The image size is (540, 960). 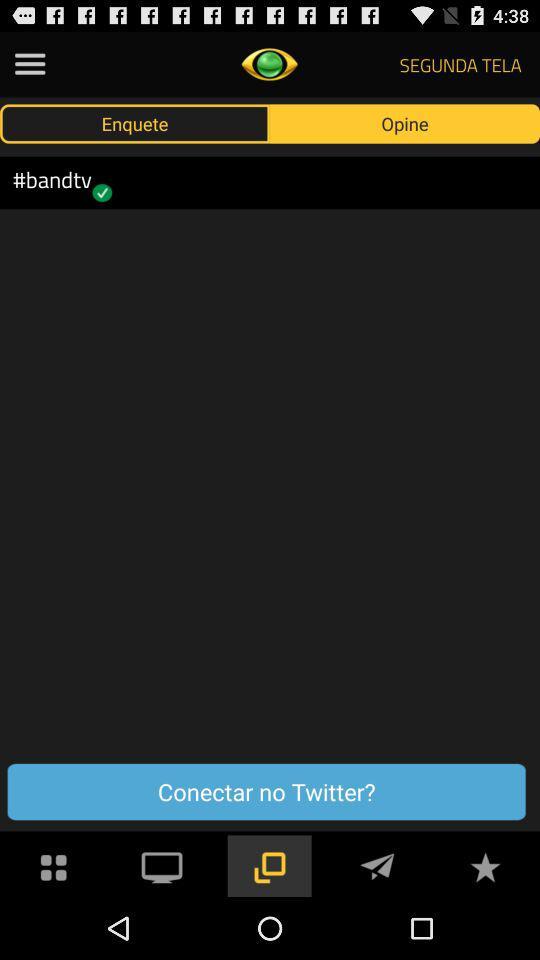 What do you see at coordinates (484, 864) in the screenshot?
I see `icon below the conectar no twitter?` at bounding box center [484, 864].